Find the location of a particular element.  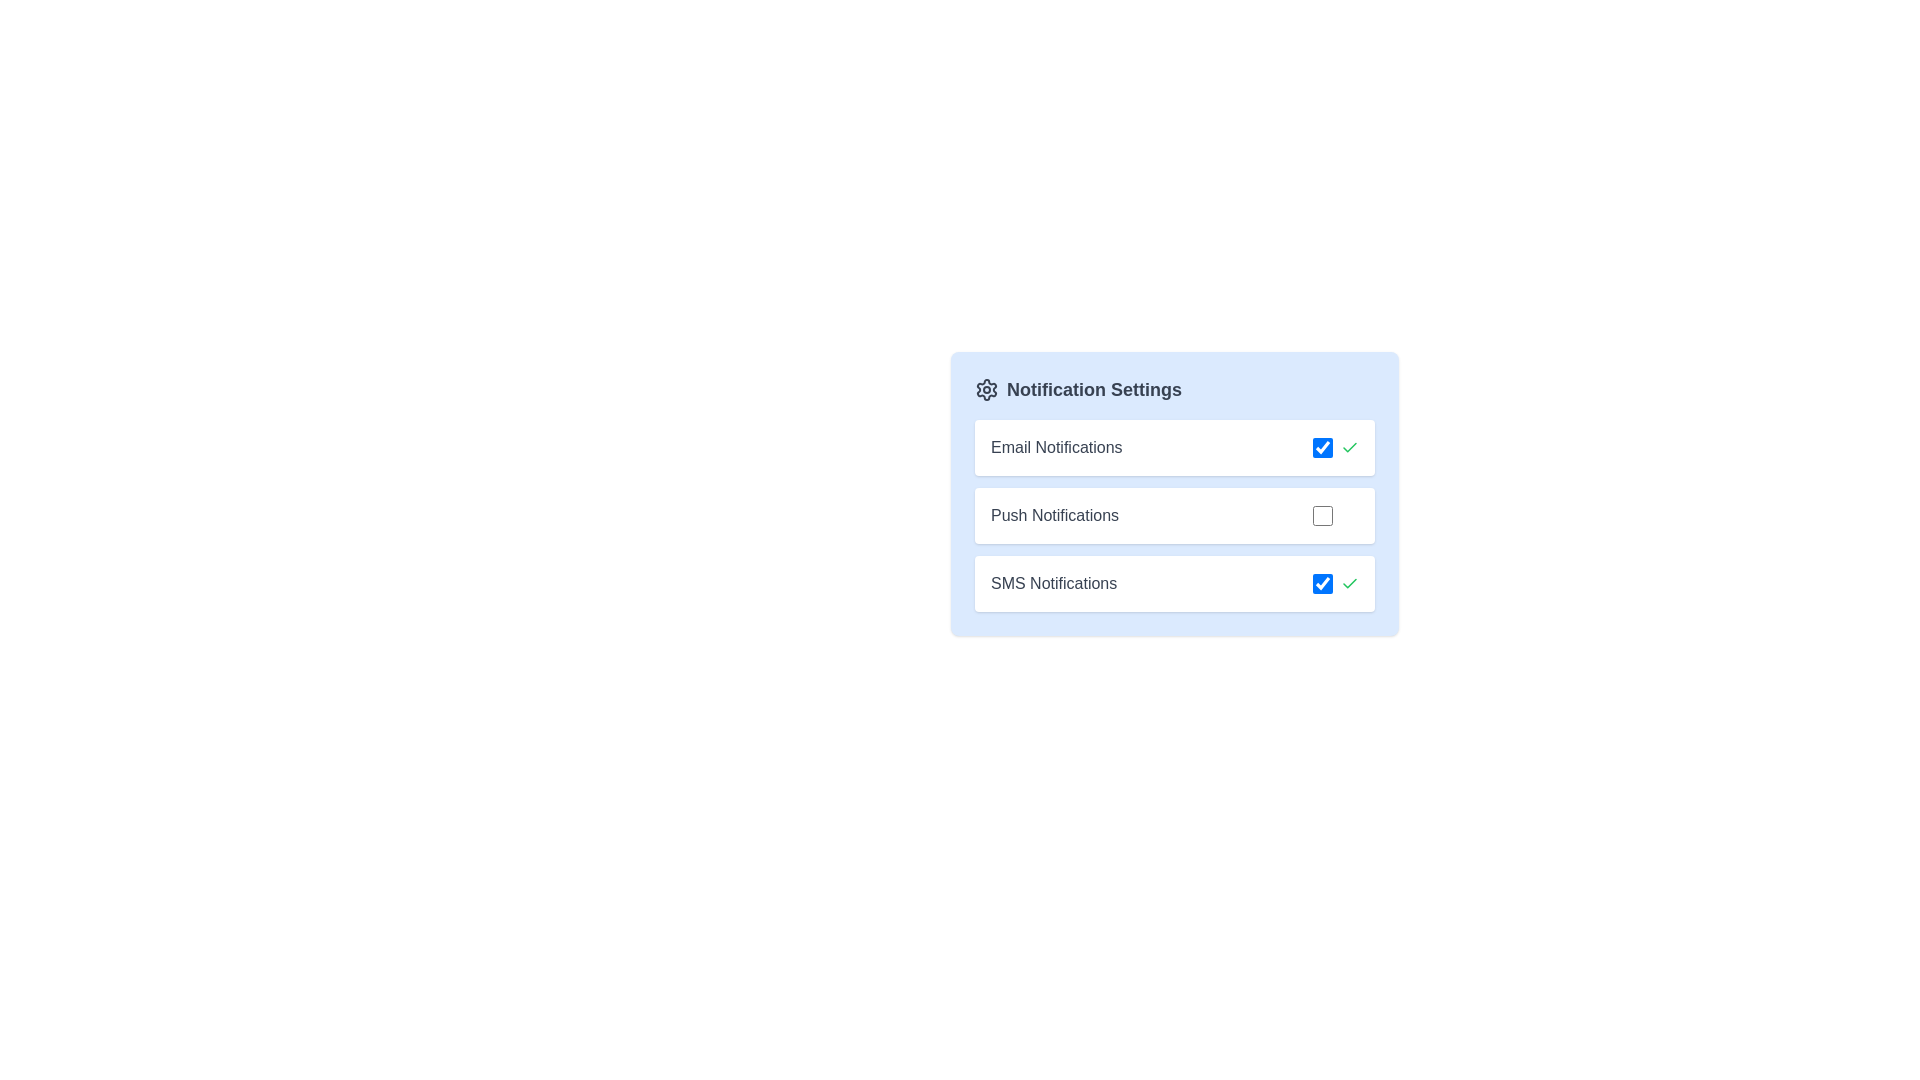

the gear icon associated with 'Notification Settings' is located at coordinates (987, 389).